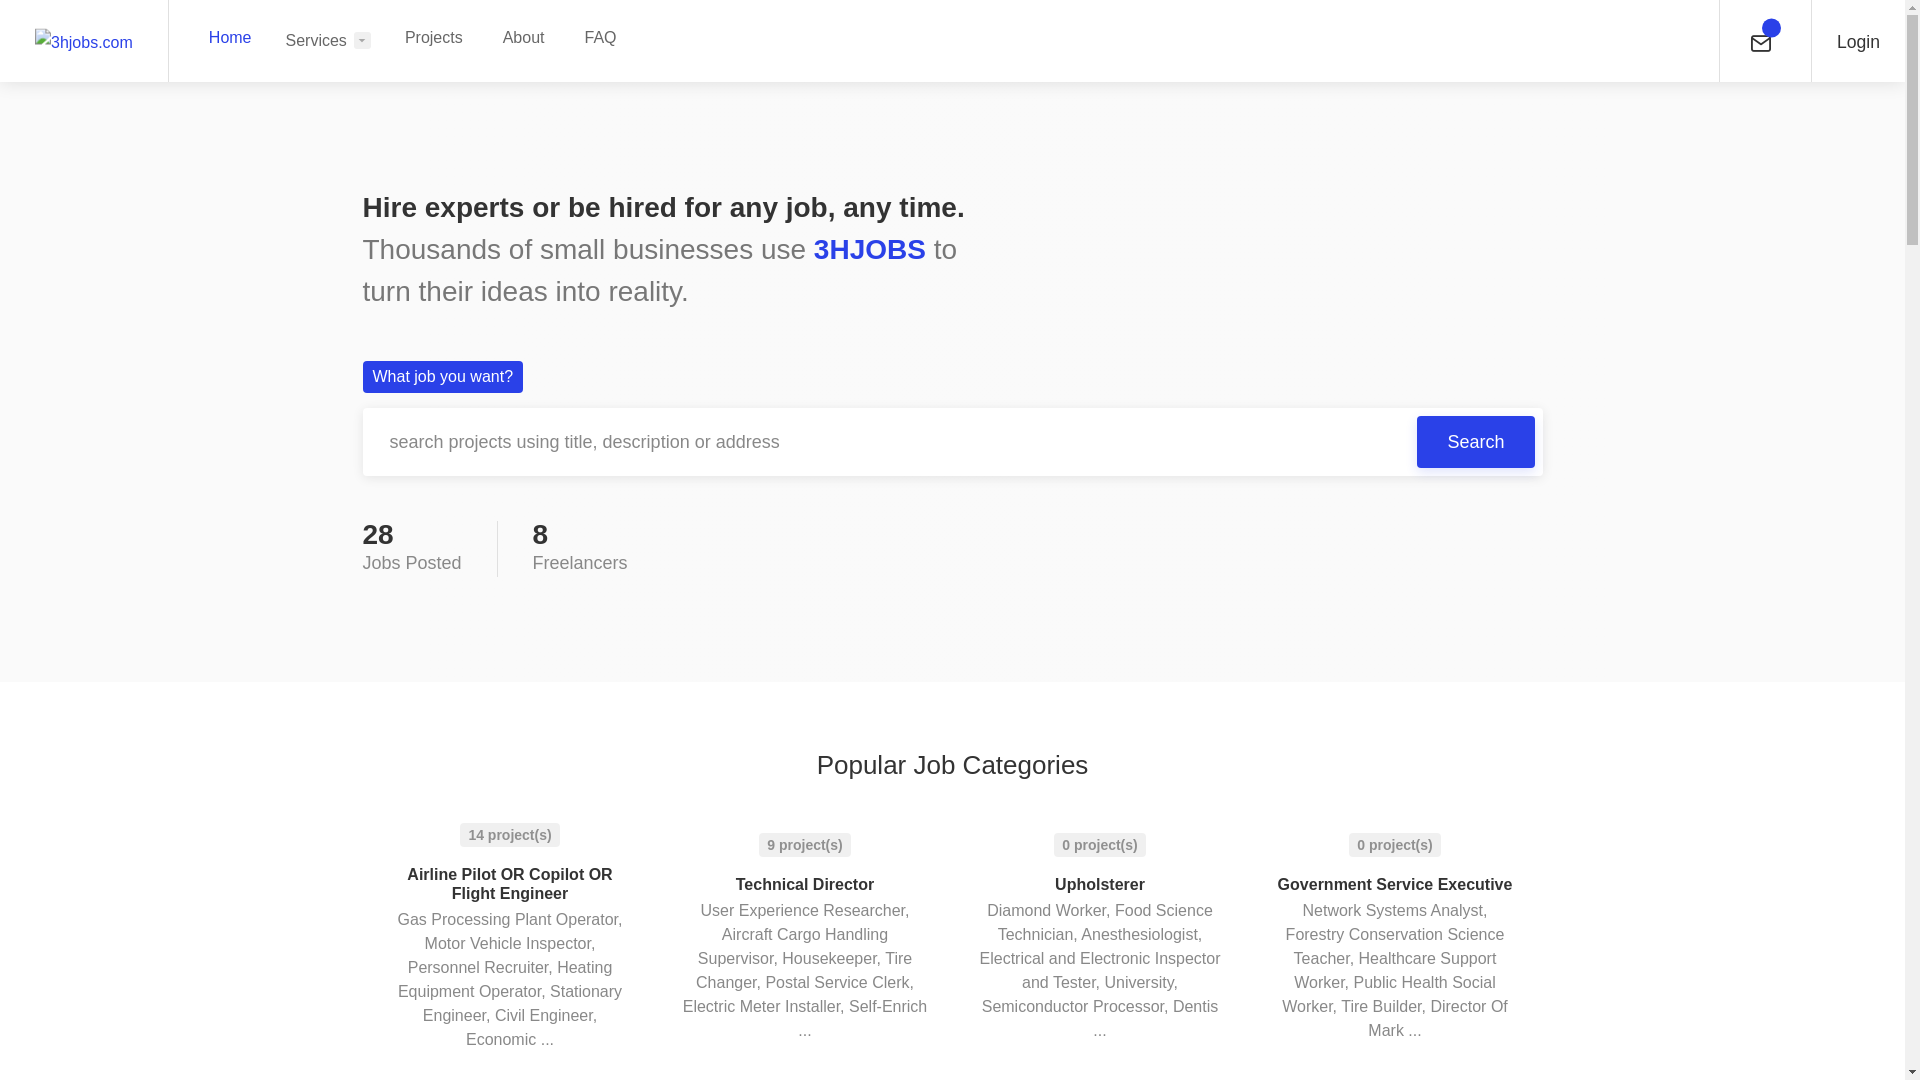  Describe the element at coordinates (230, 37) in the screenshot. I see `'Home'` at that location.